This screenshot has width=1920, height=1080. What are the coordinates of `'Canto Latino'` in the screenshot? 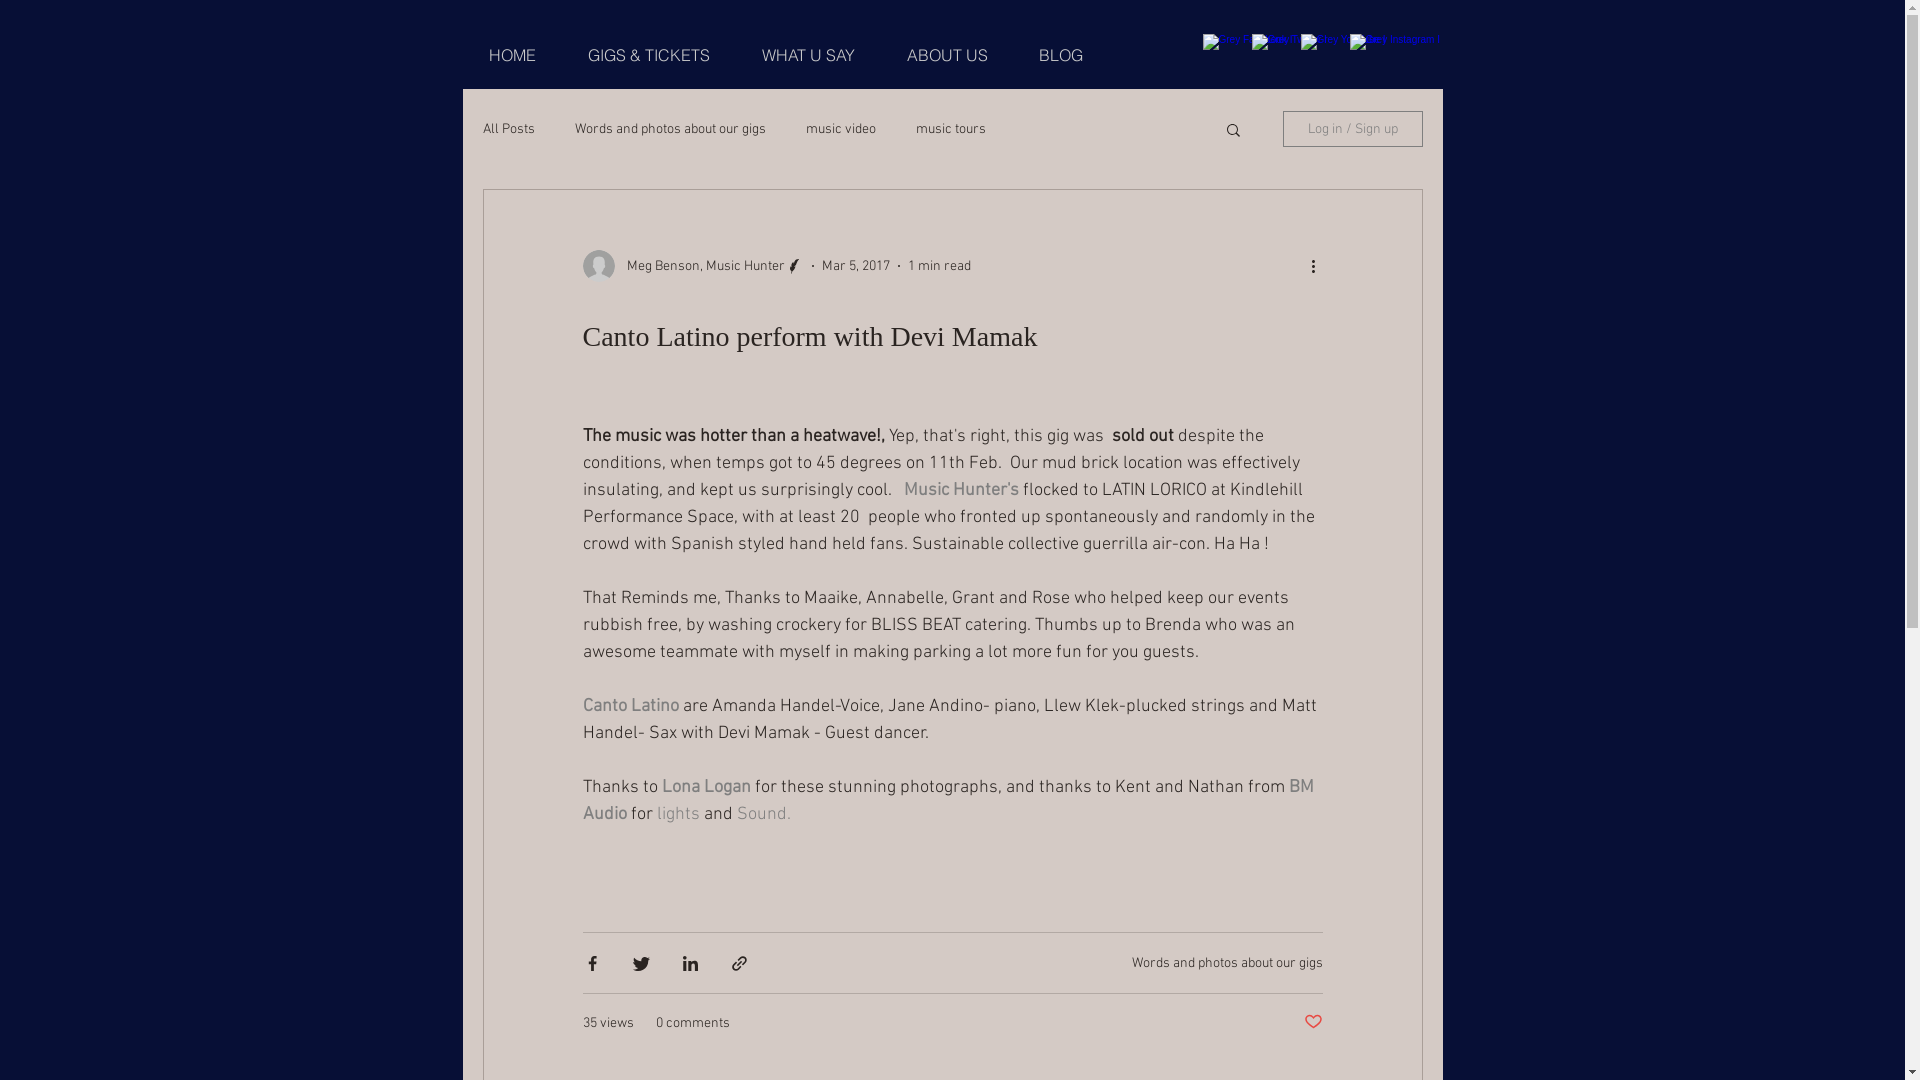 It's located at (628, 705).